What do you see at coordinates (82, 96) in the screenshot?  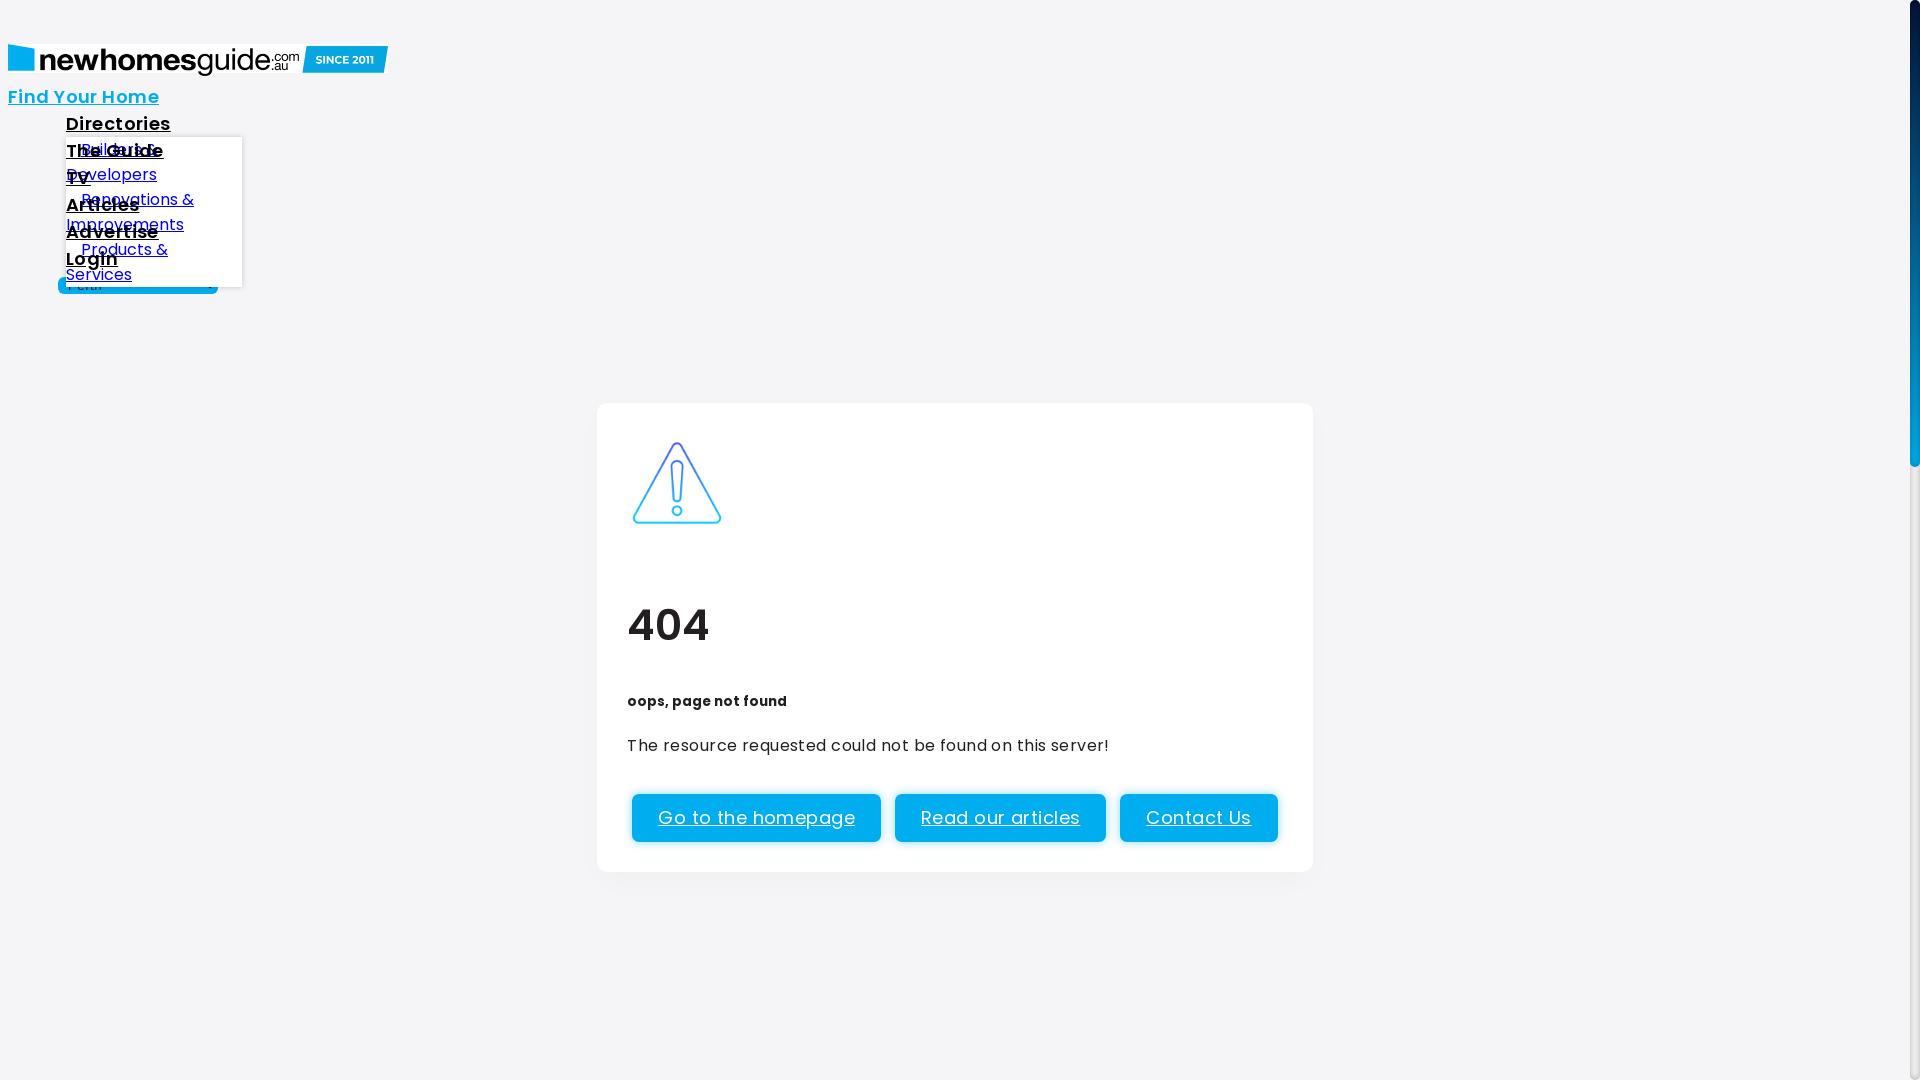 I see `'Find Your Home'` at bounding box center [82, 96].